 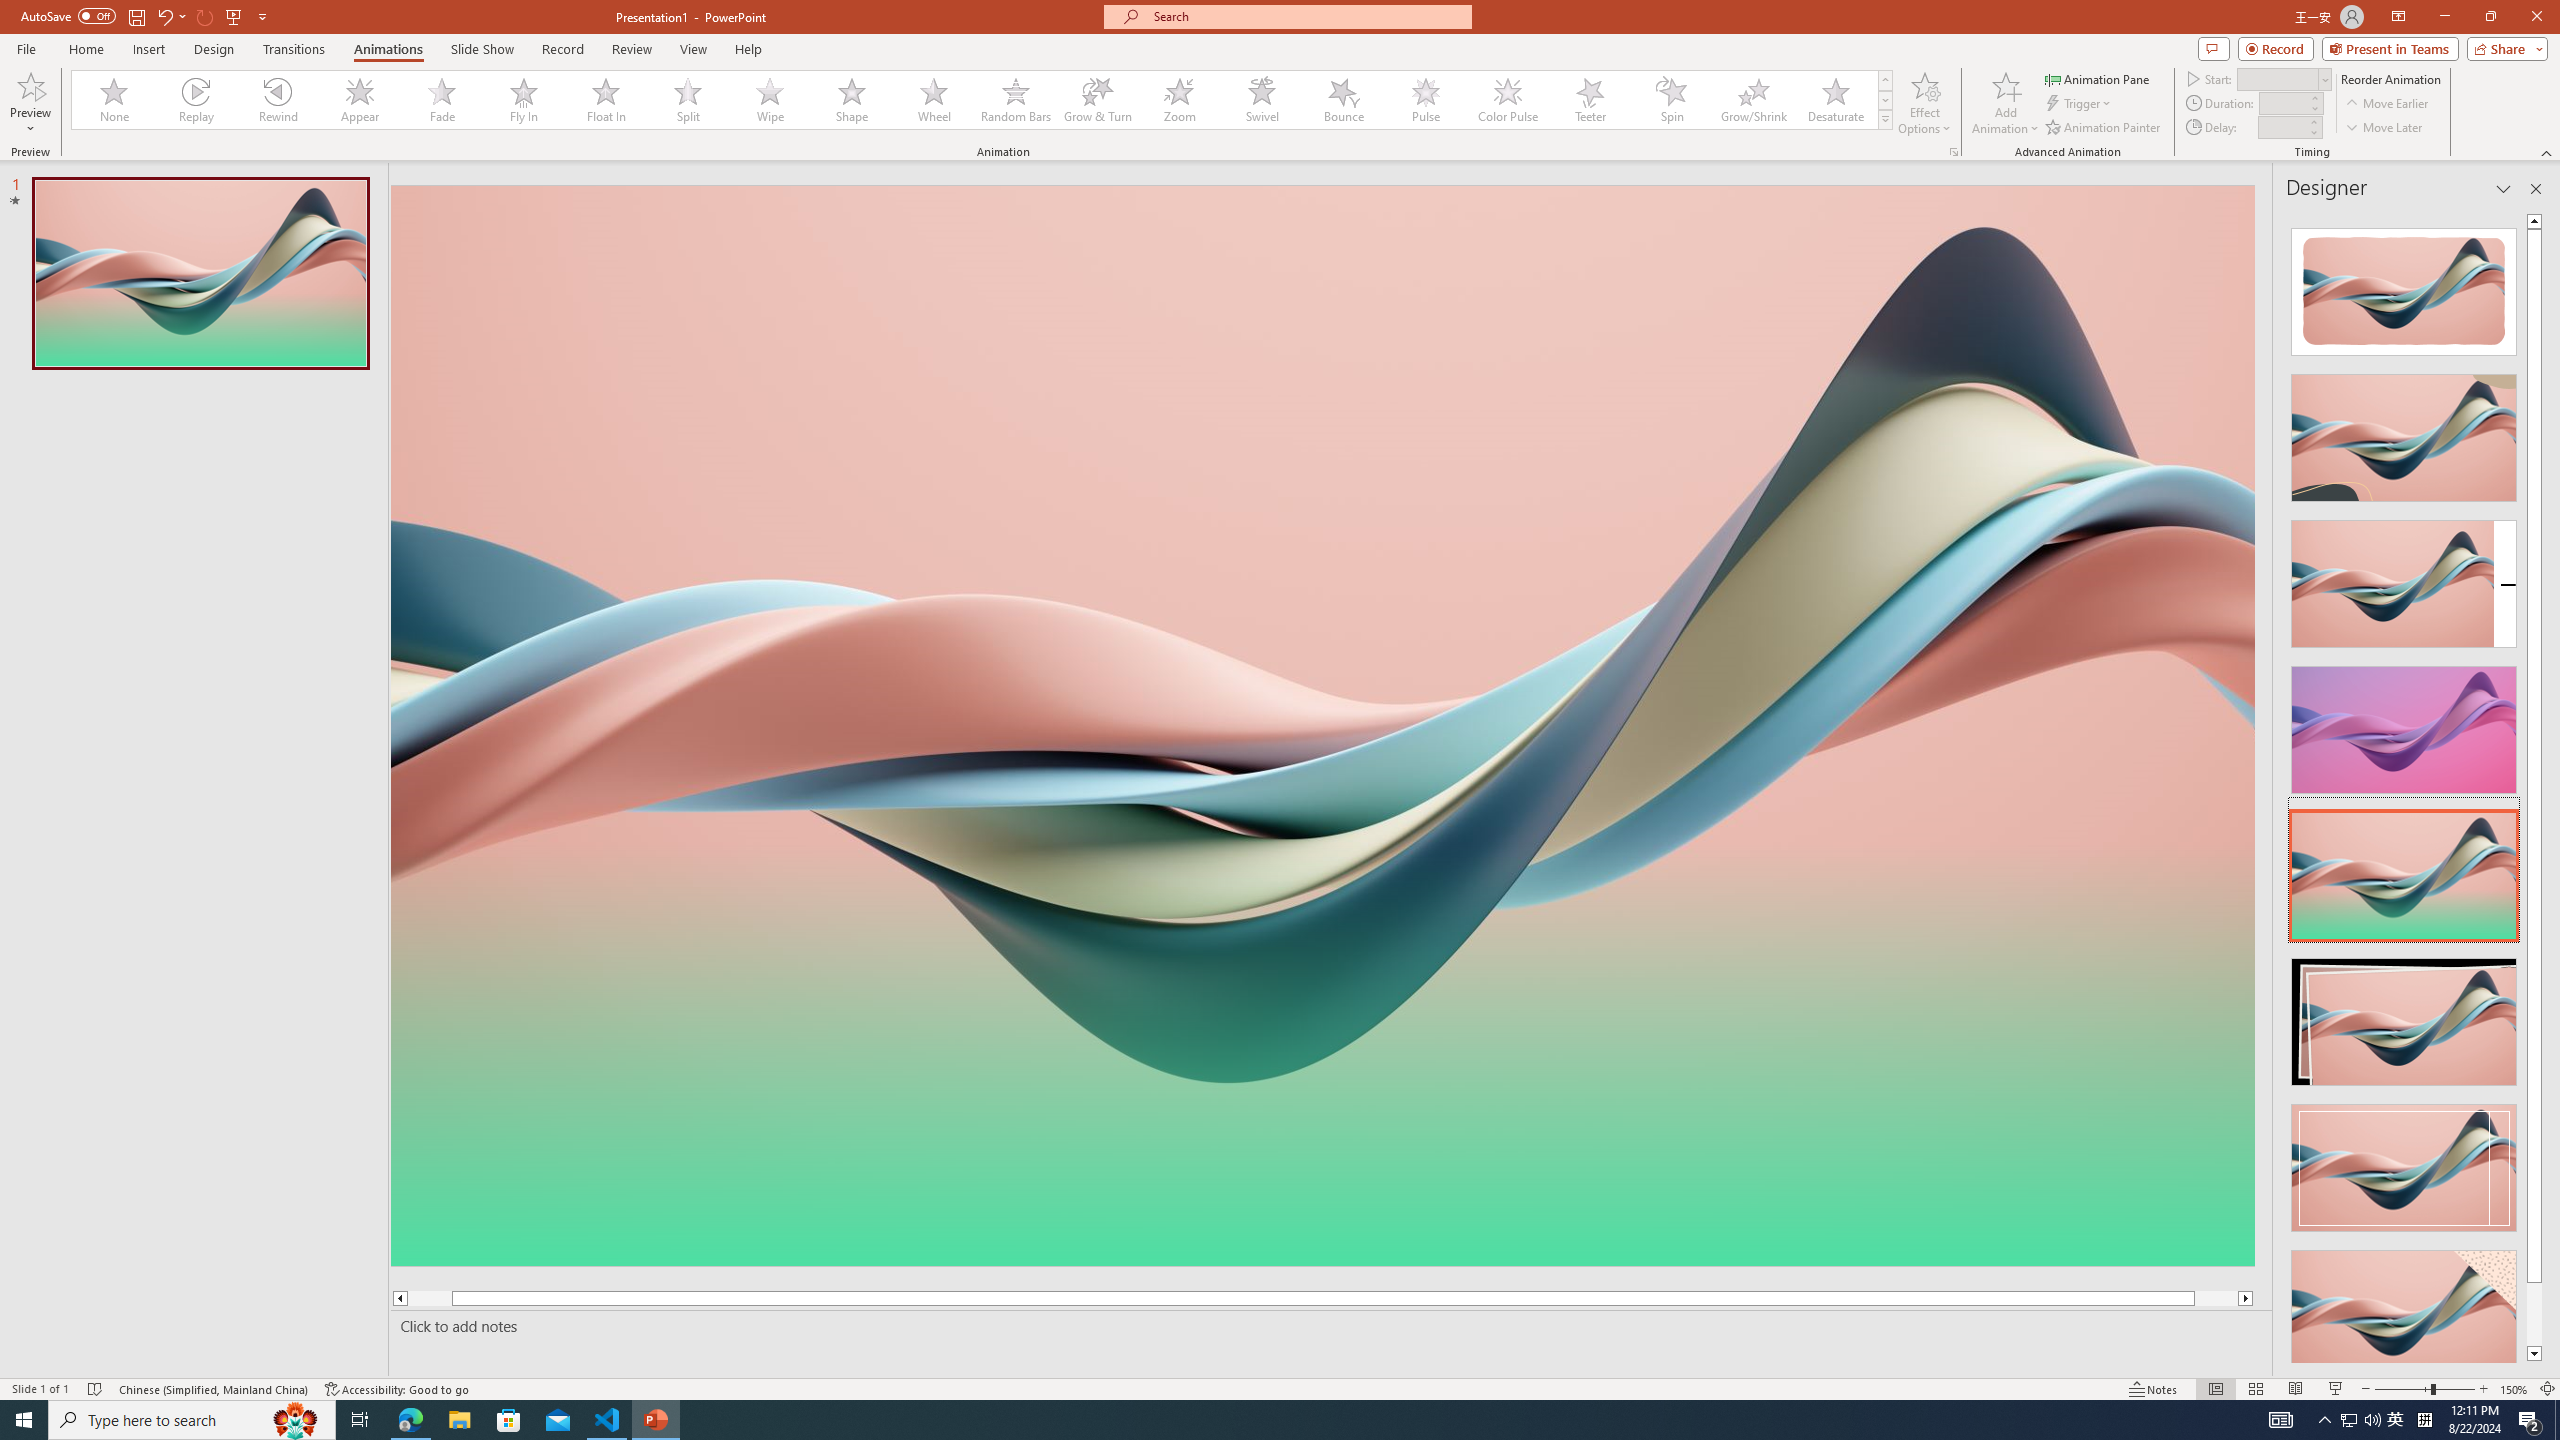 What do you see at coordinates (2515, 1389) in the screenshot?
I see `'Zoom 150%'` at bounding box center [2515, 1389].